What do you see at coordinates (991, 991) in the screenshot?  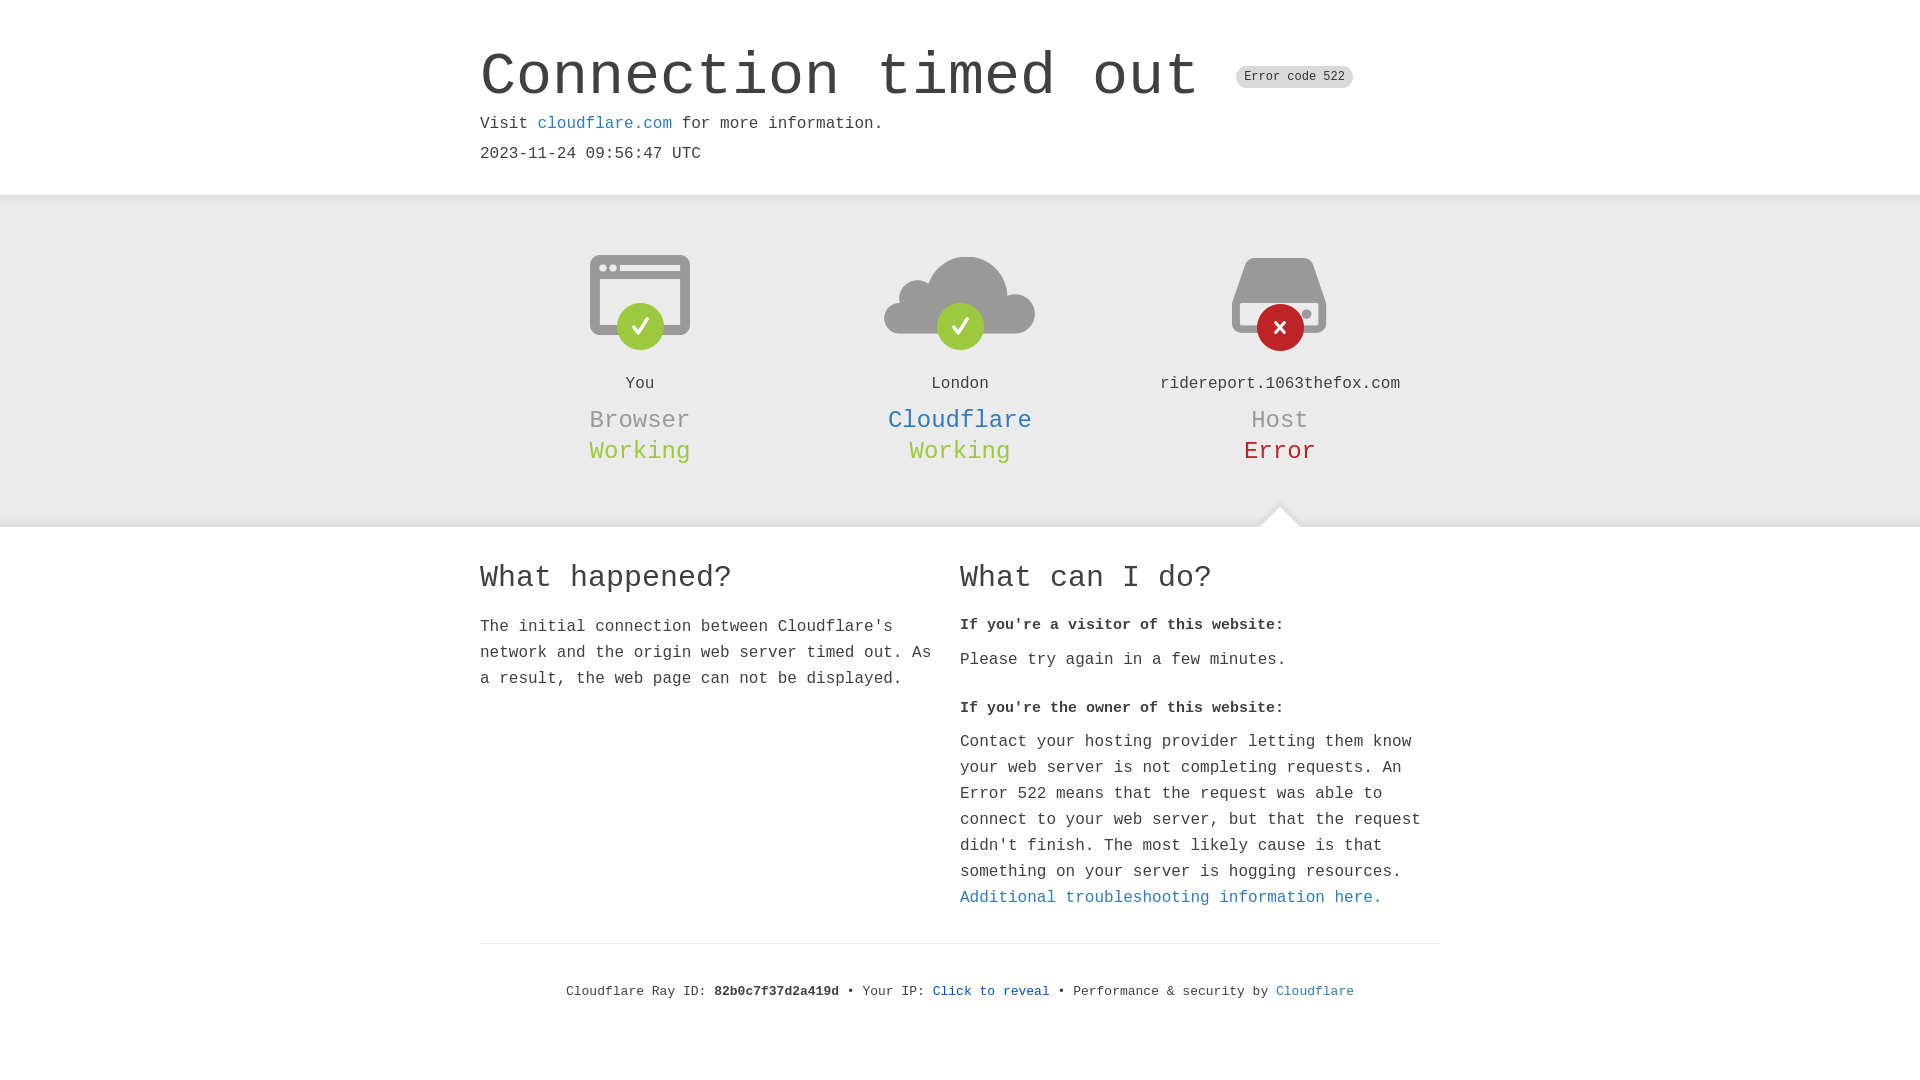 I see `'Click to reveal'` at bounding box center [991, 991].